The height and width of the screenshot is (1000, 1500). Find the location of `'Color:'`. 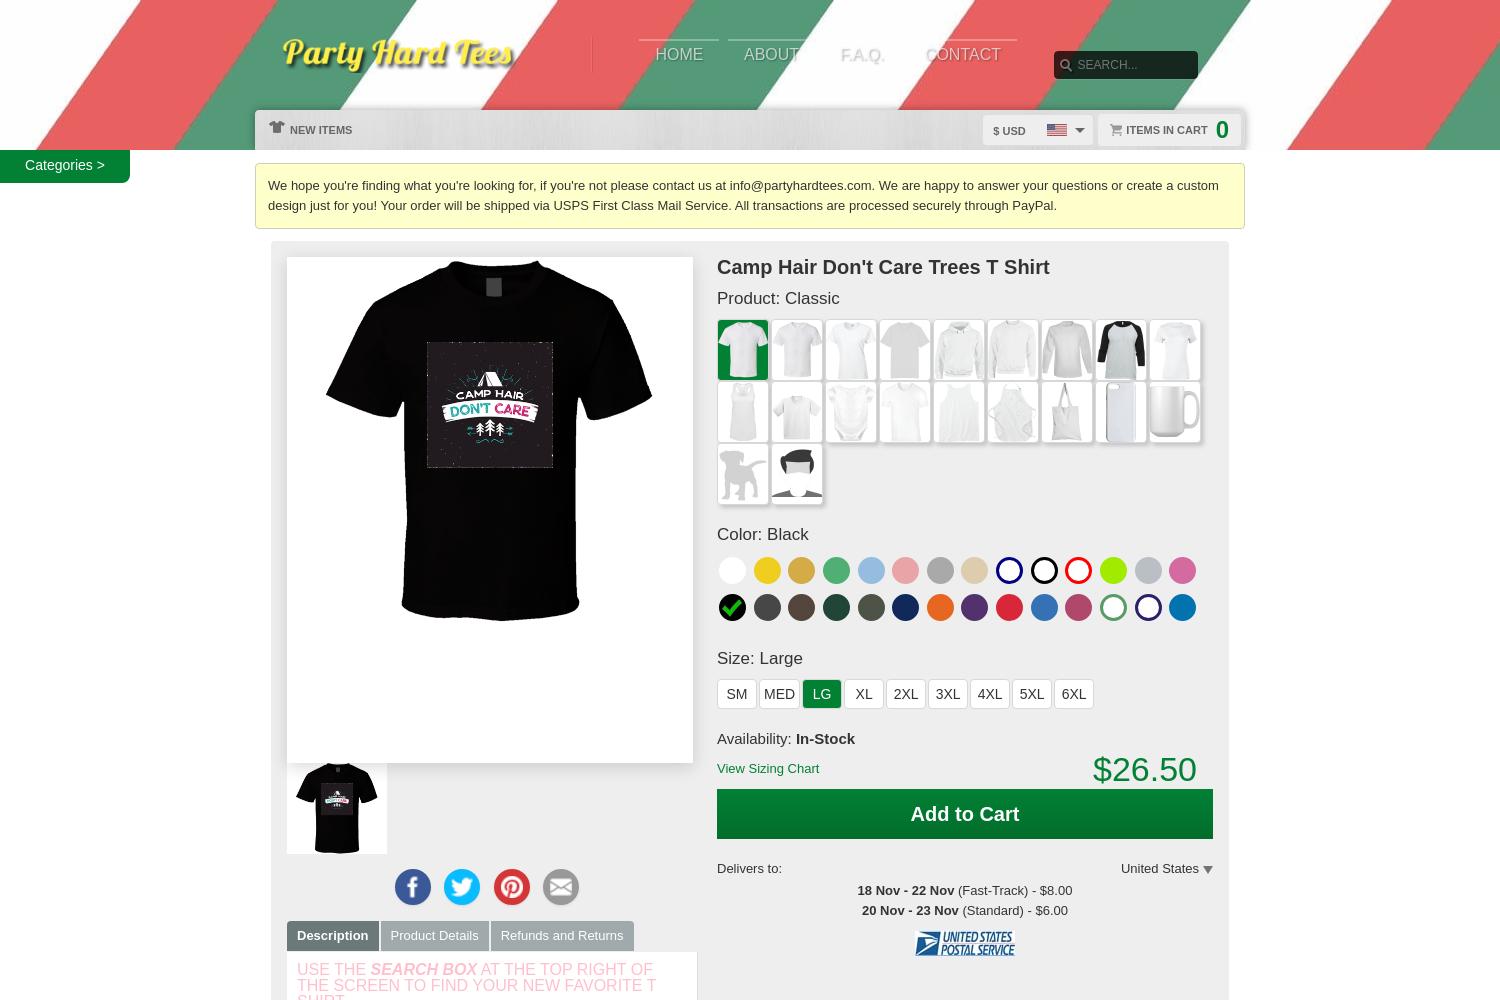

'Color:' is located at coordinates (741, 534).